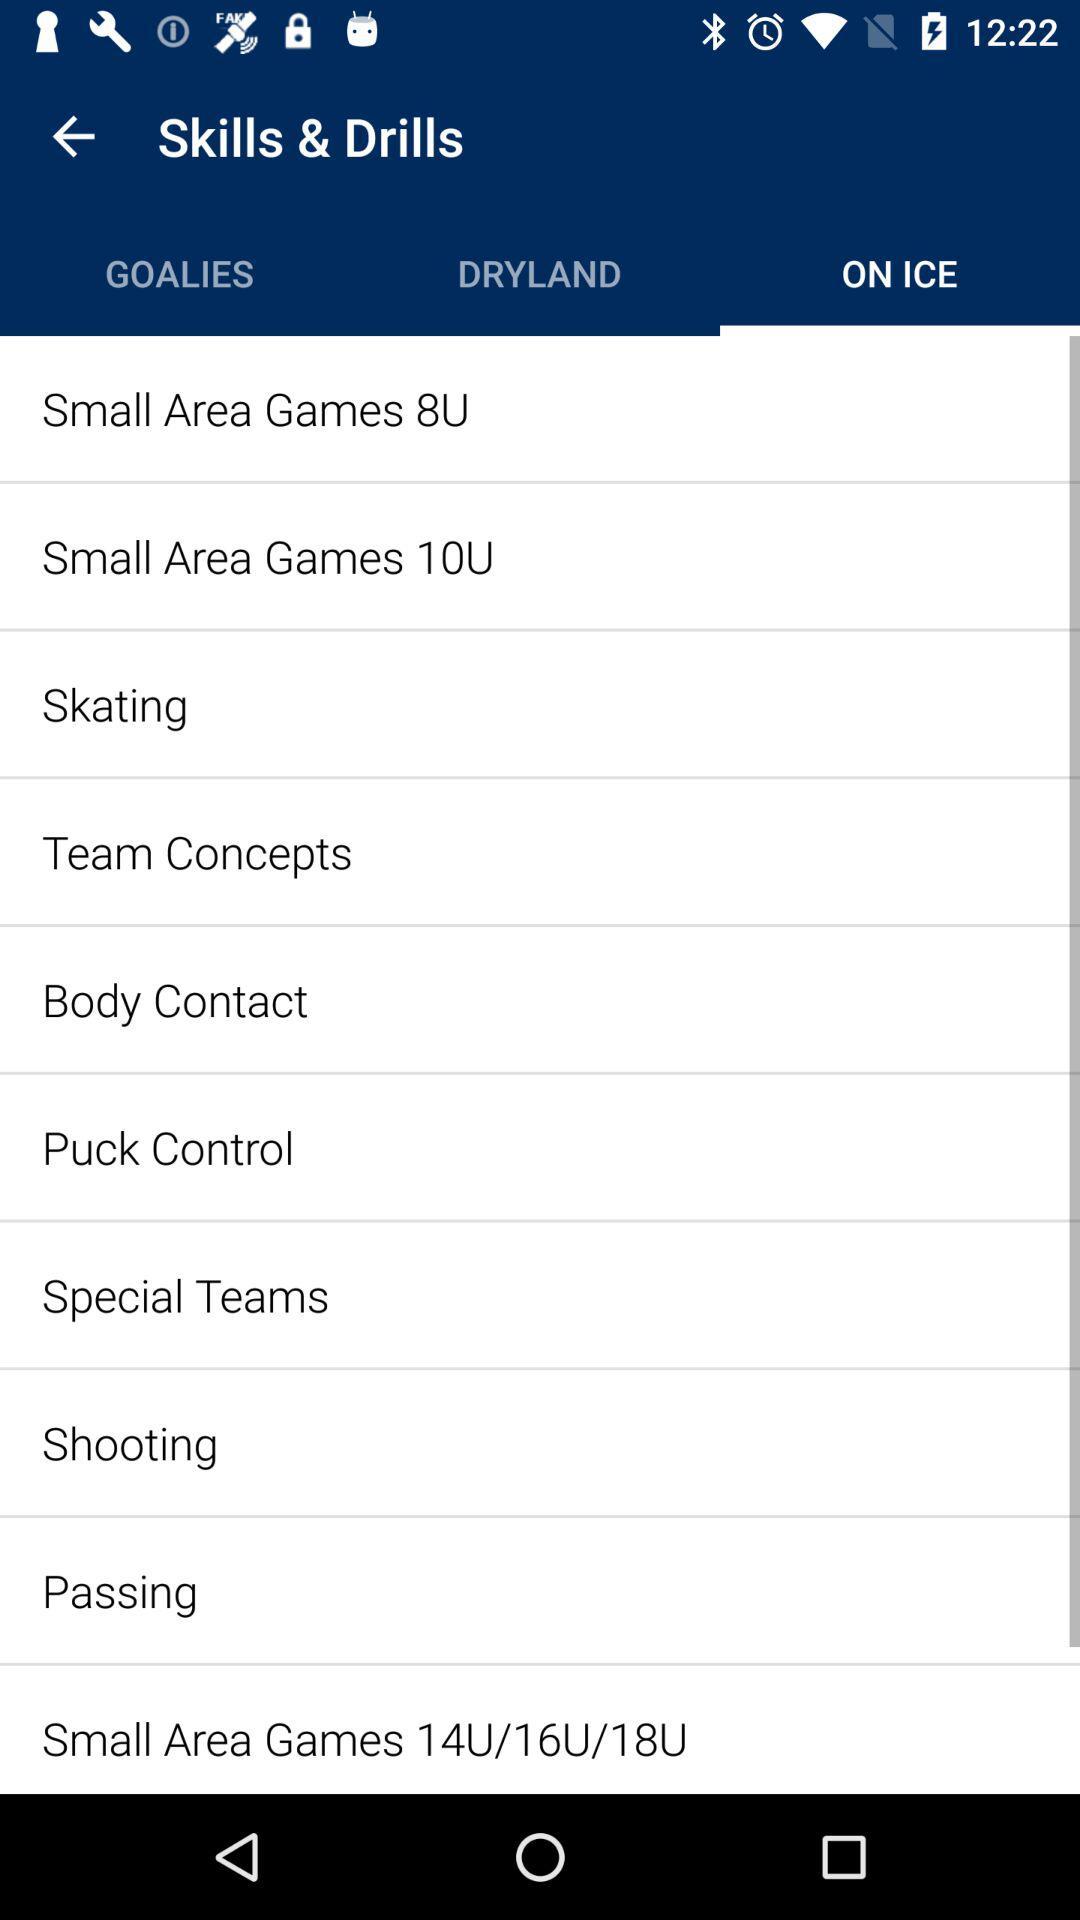 The image size is (1080, 1920). What do you see at coordinates (72, 135) in the screenshot?
I see `item next to the skills & drills icon` at bounding box center [72, 135].